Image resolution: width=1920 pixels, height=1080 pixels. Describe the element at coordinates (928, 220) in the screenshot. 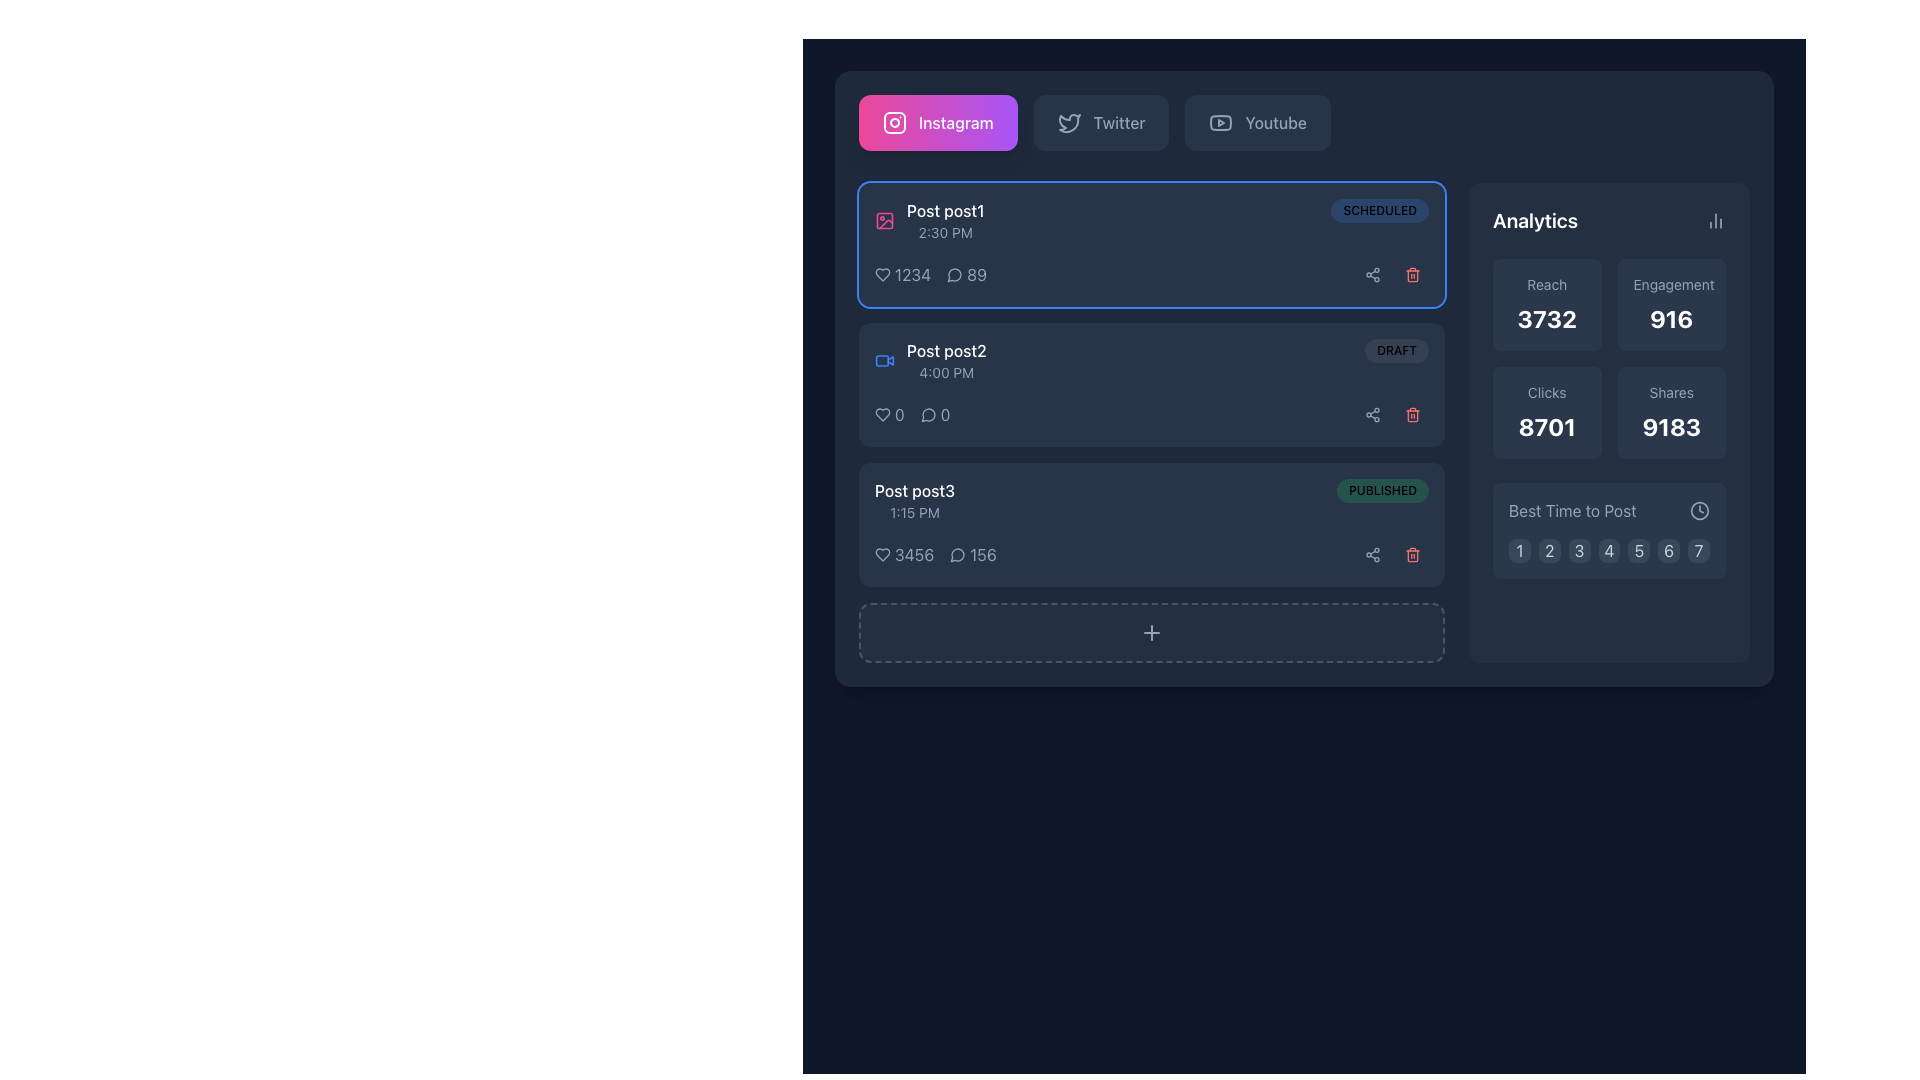

I see `the pink icon of the square image outline with a circular element in the Content item header labeled 'Post post1' to preview the media` at that location.